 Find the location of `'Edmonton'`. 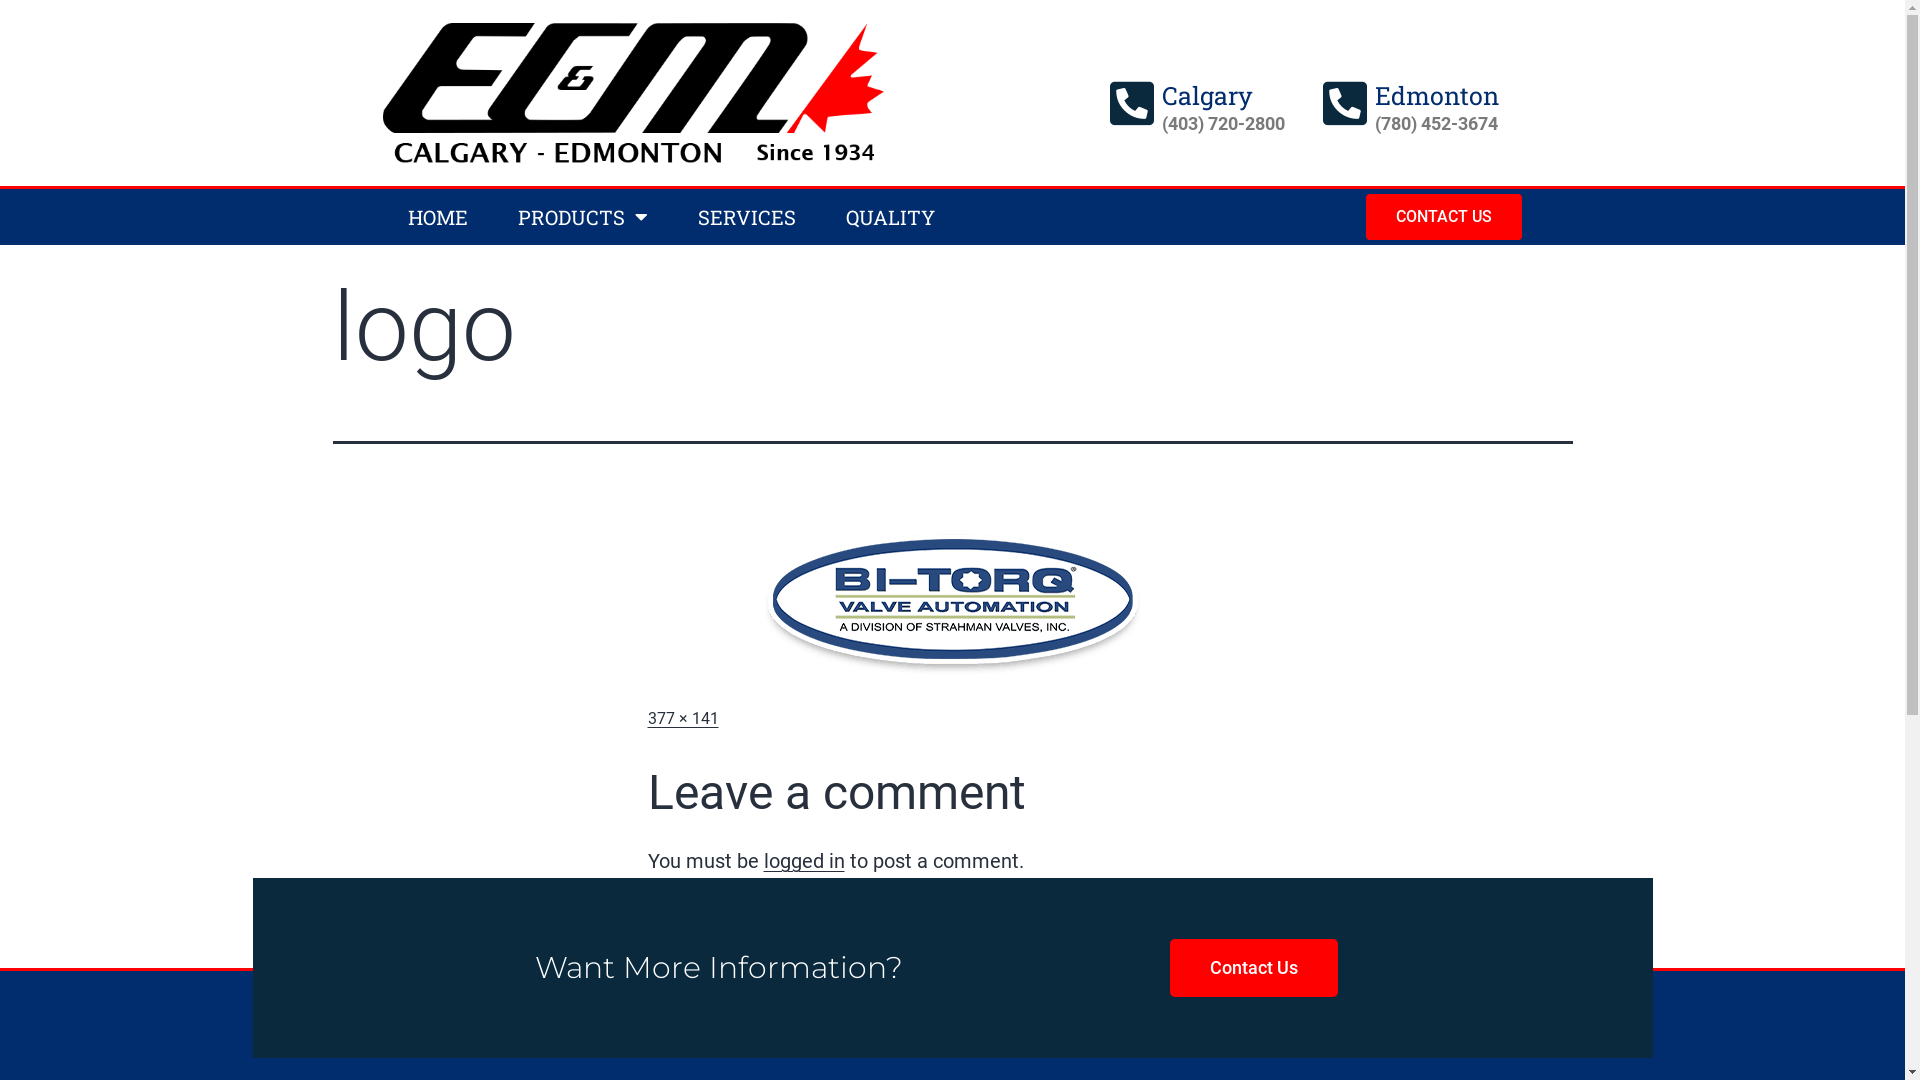

'Edmonton' is located at coordinates (1435, 95).